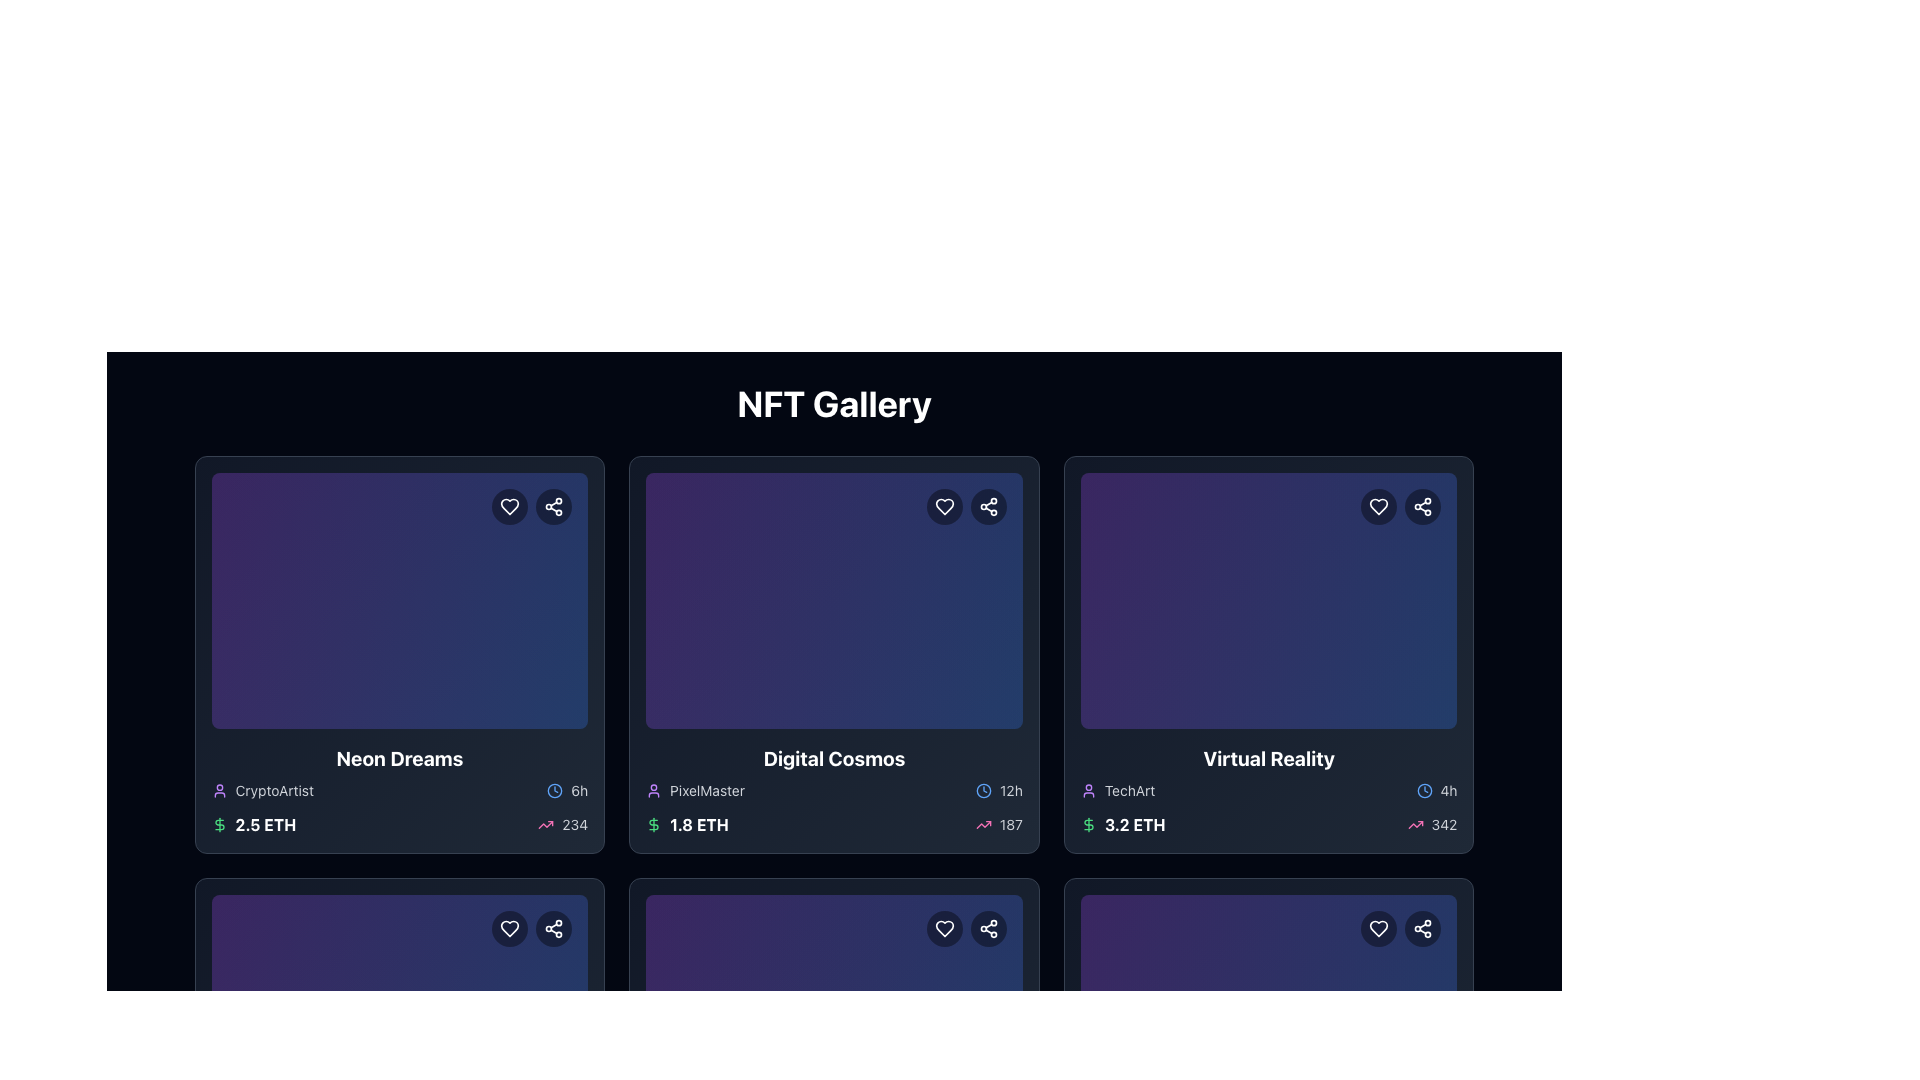  What do you see at coordinates (1449, 789) in the screenshot?
I see `the static text displaying '4h' in a small, light-gray font located on the right side of the bottom row of the 'Virtual Reality' card` at bounding box center [1449, 789].